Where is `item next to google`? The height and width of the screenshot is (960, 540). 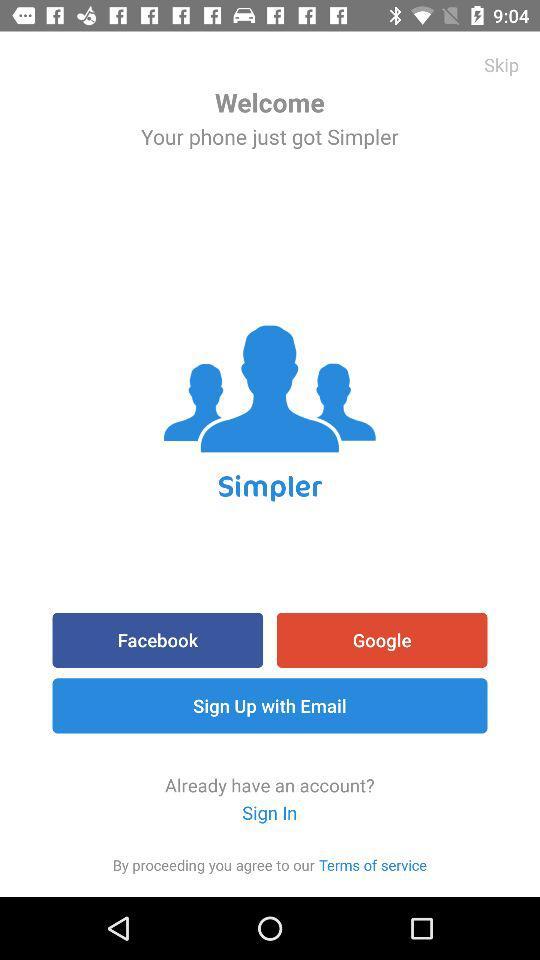 item next to google is located at coordinates (156, 639).